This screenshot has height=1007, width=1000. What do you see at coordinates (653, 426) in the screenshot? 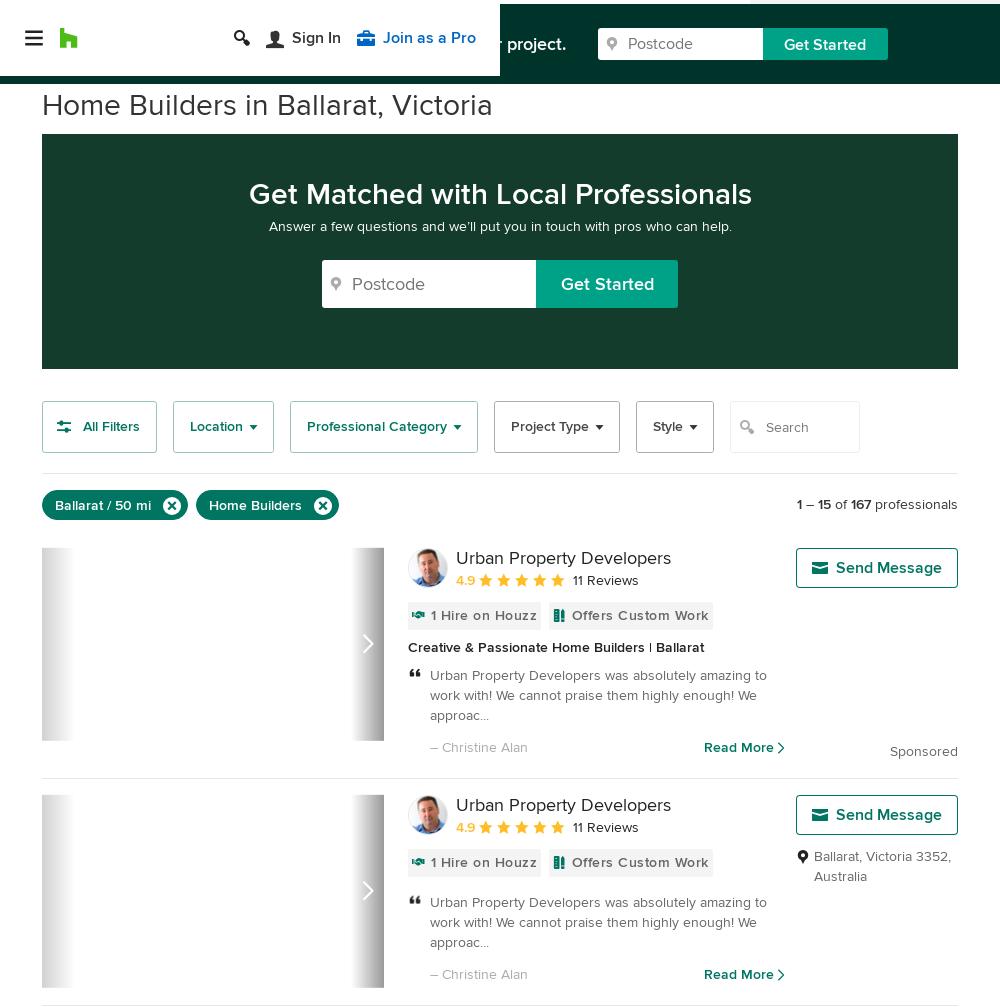
I see `'Style'` at bounding box center [653, 426].